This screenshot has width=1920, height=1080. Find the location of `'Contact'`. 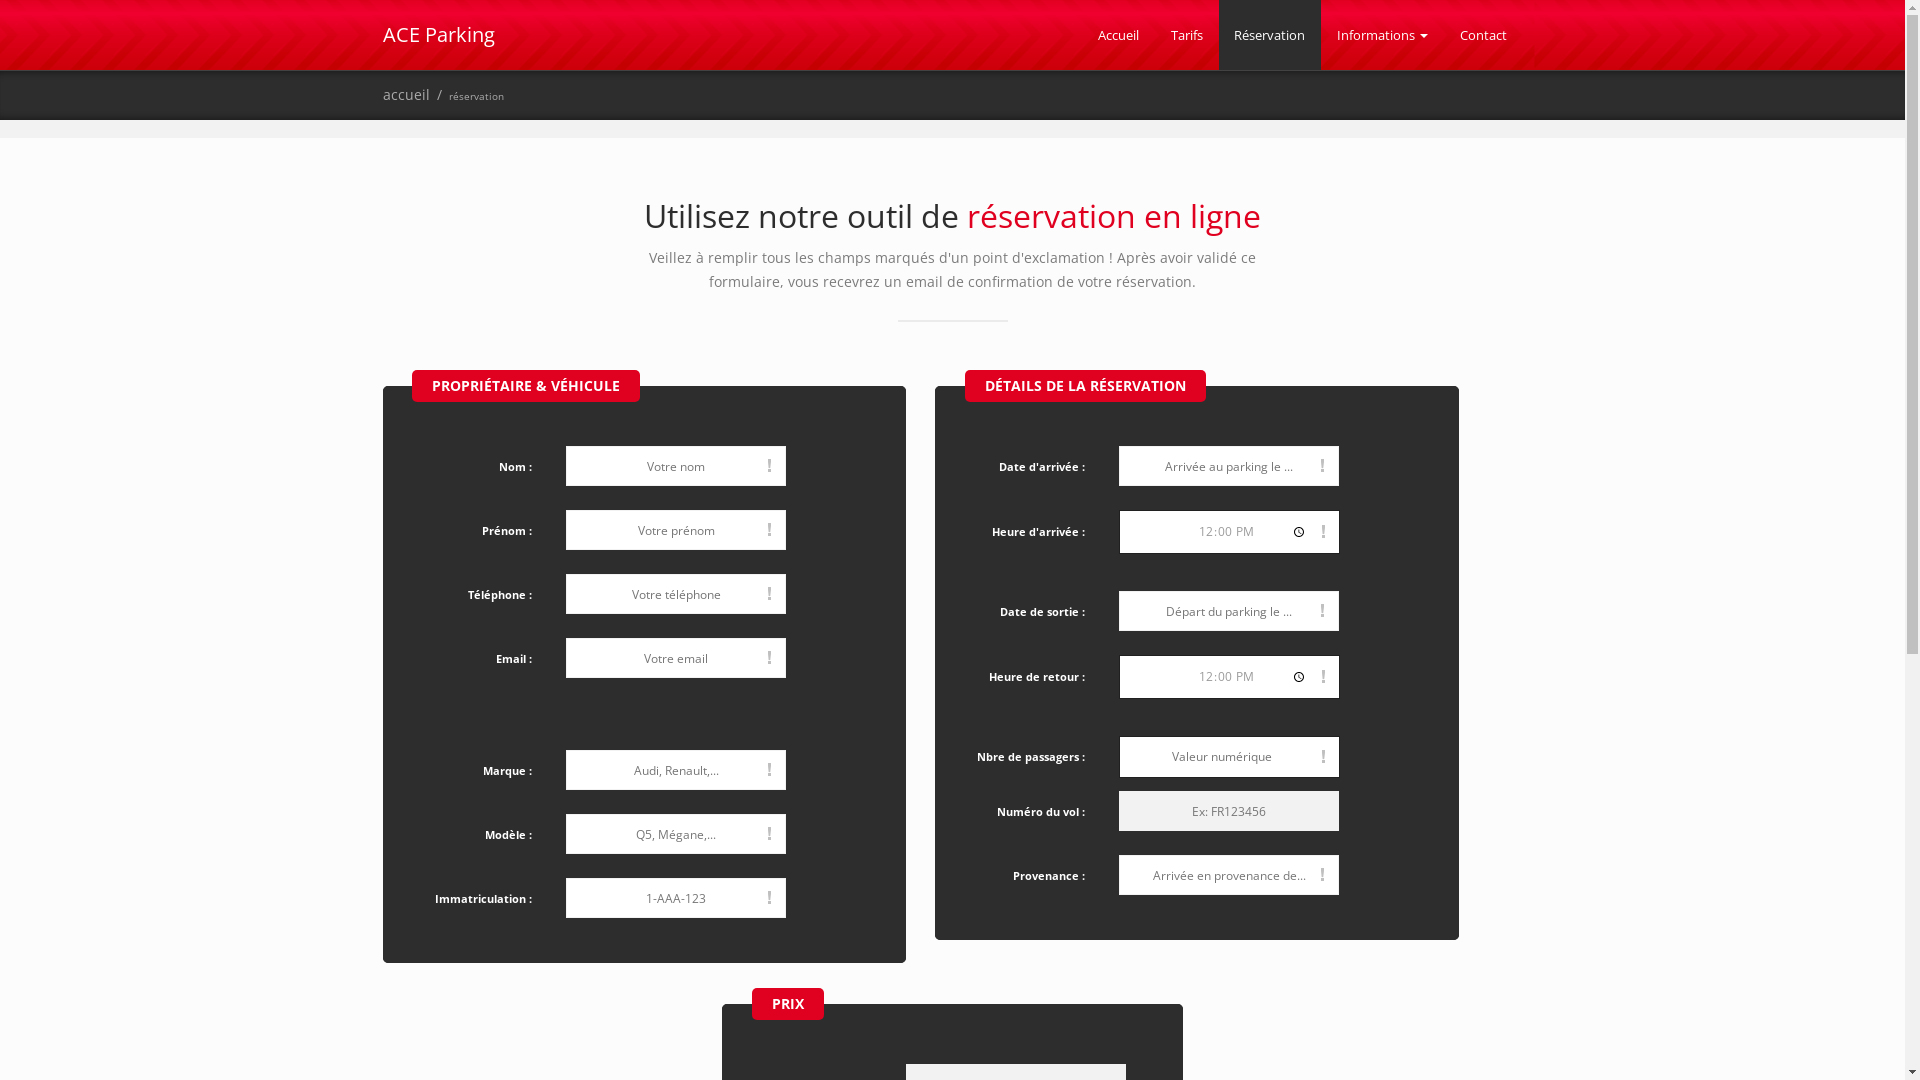

'Contact' is located at coordinates (1444, 34).